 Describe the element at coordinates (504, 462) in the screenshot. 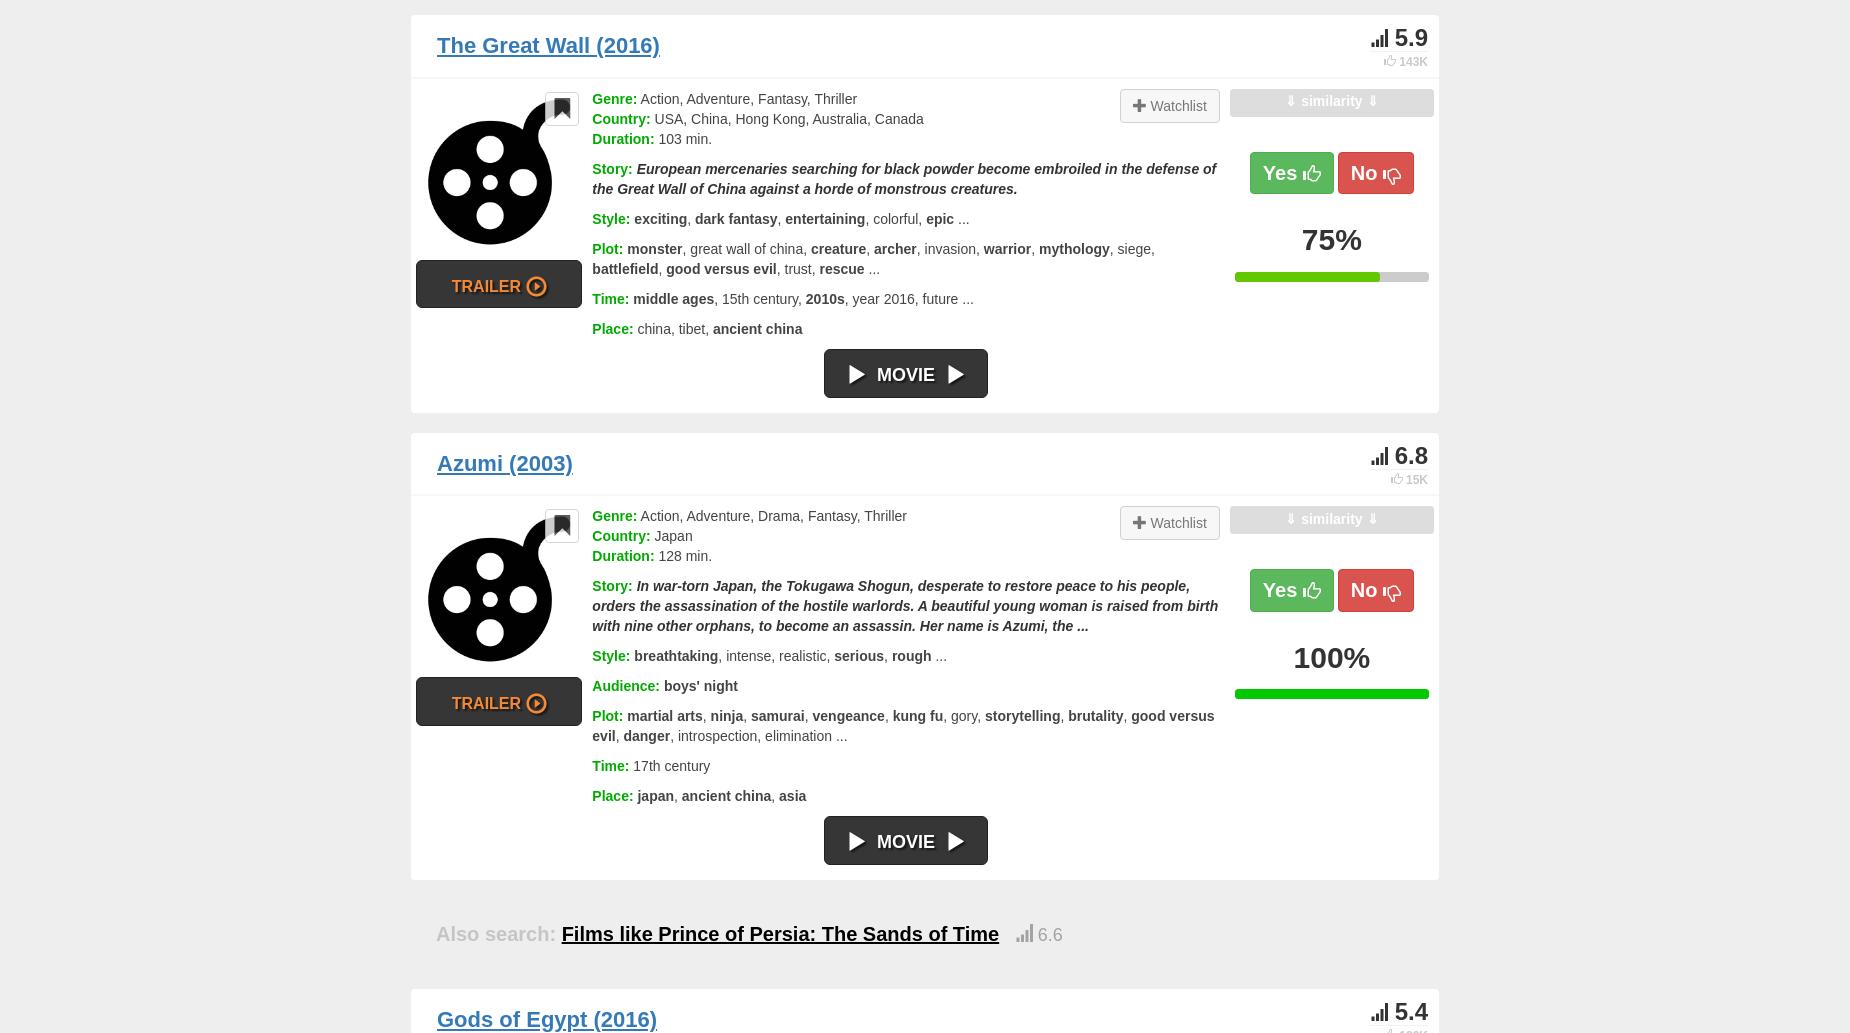

I see `'Azumi (2003)'` at that location.